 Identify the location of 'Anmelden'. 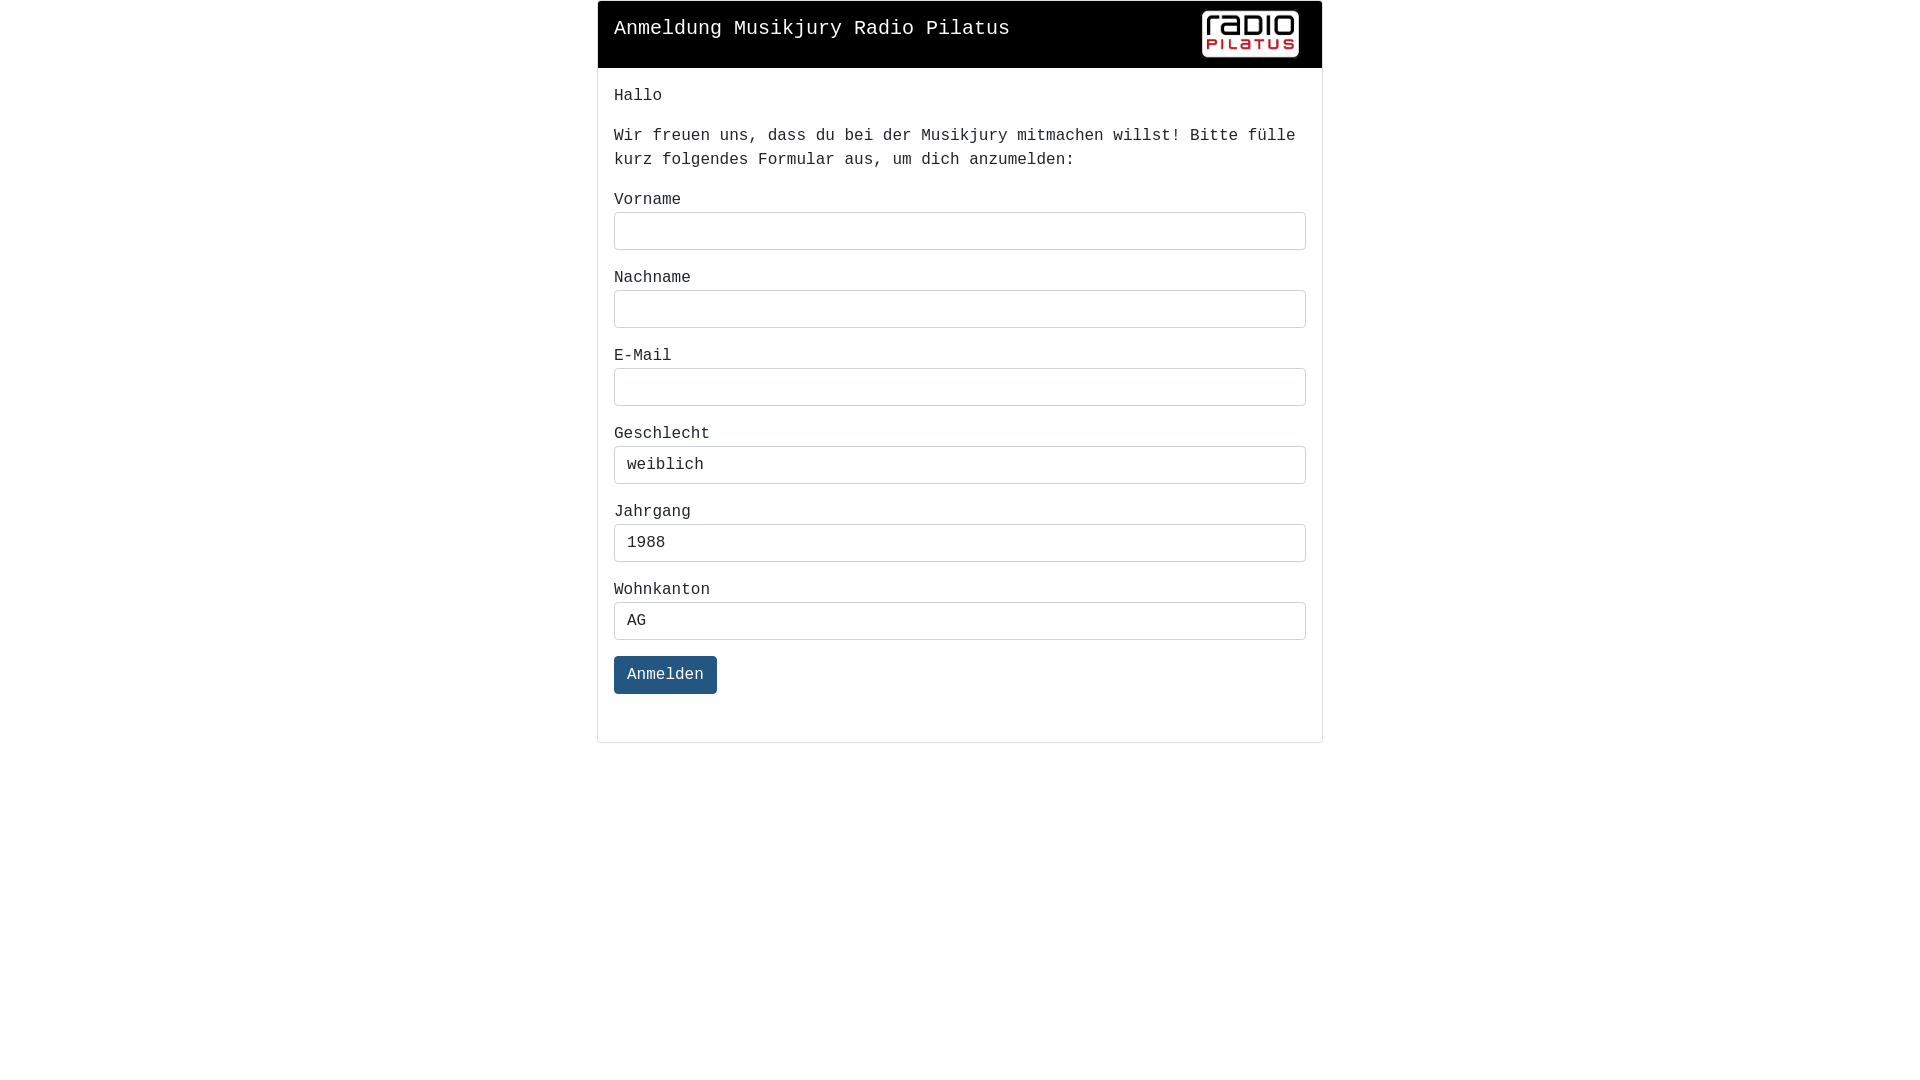
(665, 675).